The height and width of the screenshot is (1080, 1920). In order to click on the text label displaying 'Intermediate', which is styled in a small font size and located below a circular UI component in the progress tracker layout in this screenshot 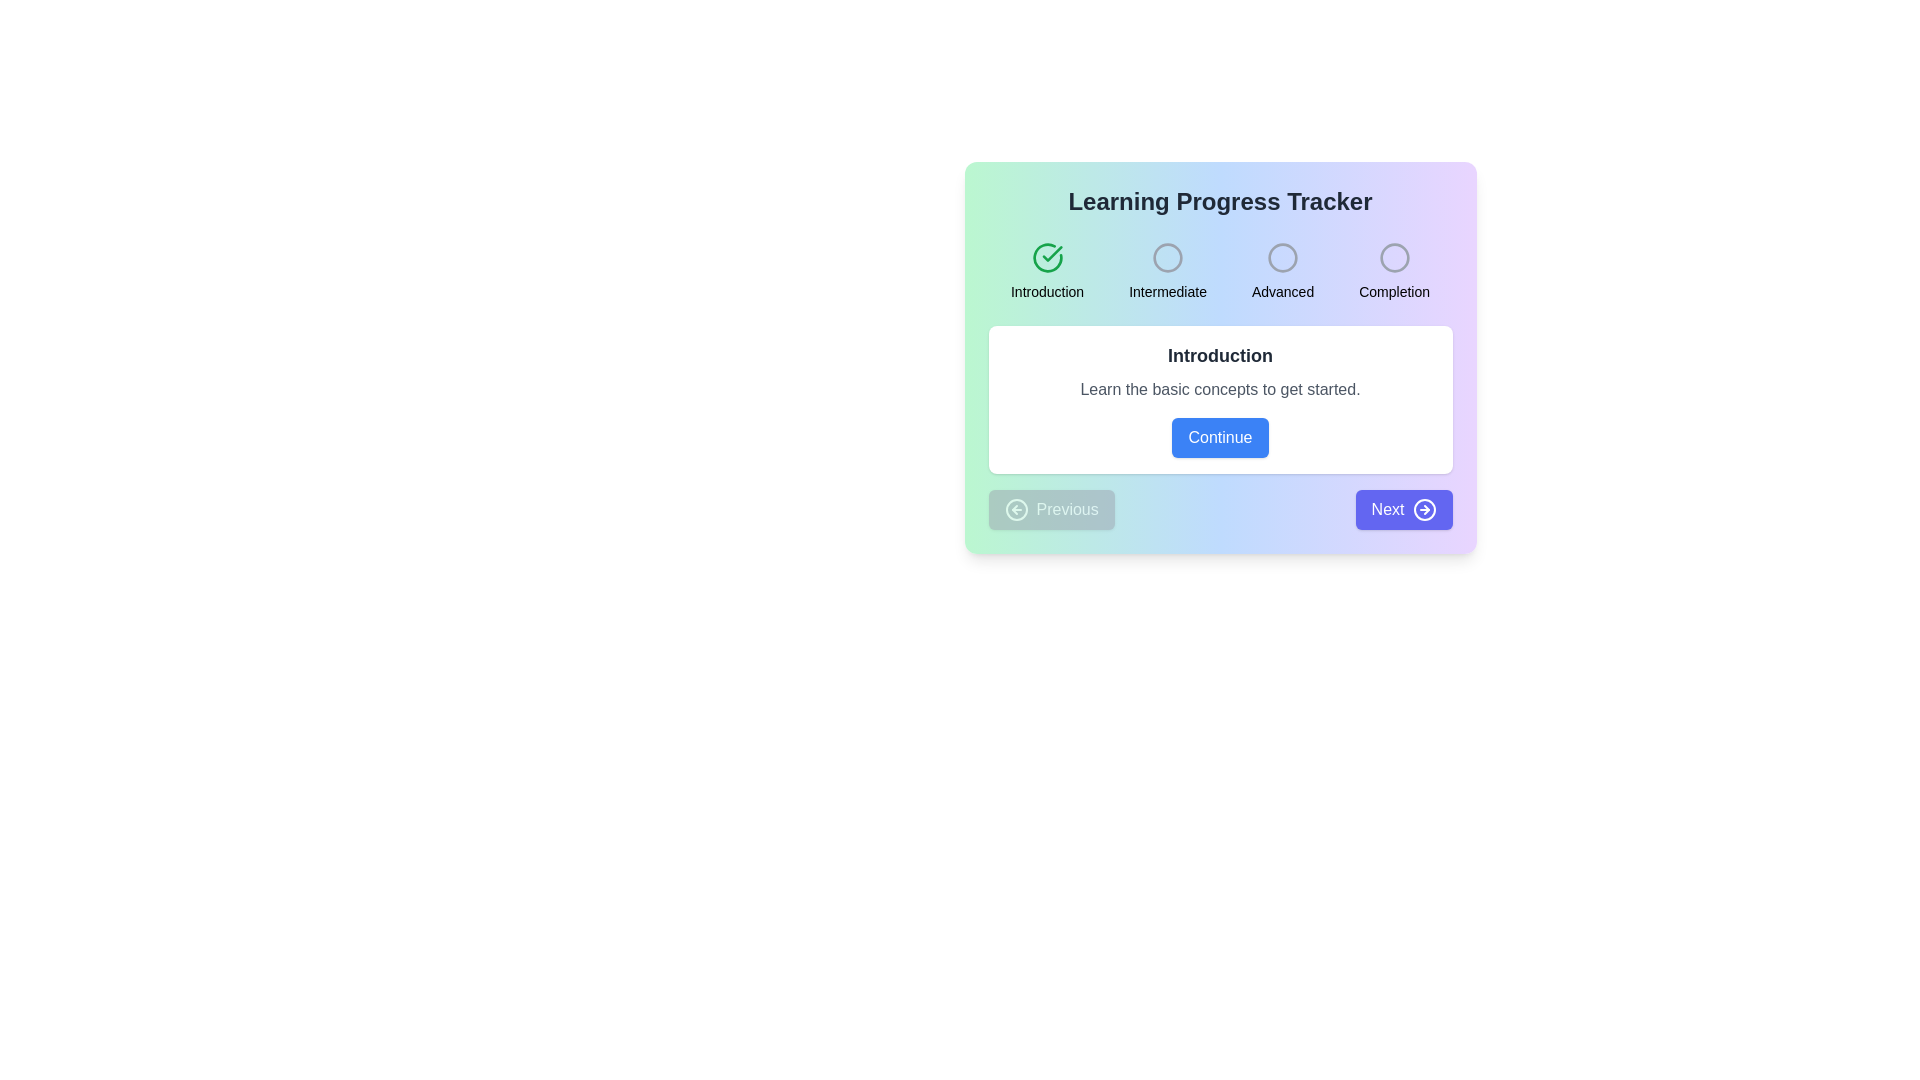, I will do `click(1168, 292)`.